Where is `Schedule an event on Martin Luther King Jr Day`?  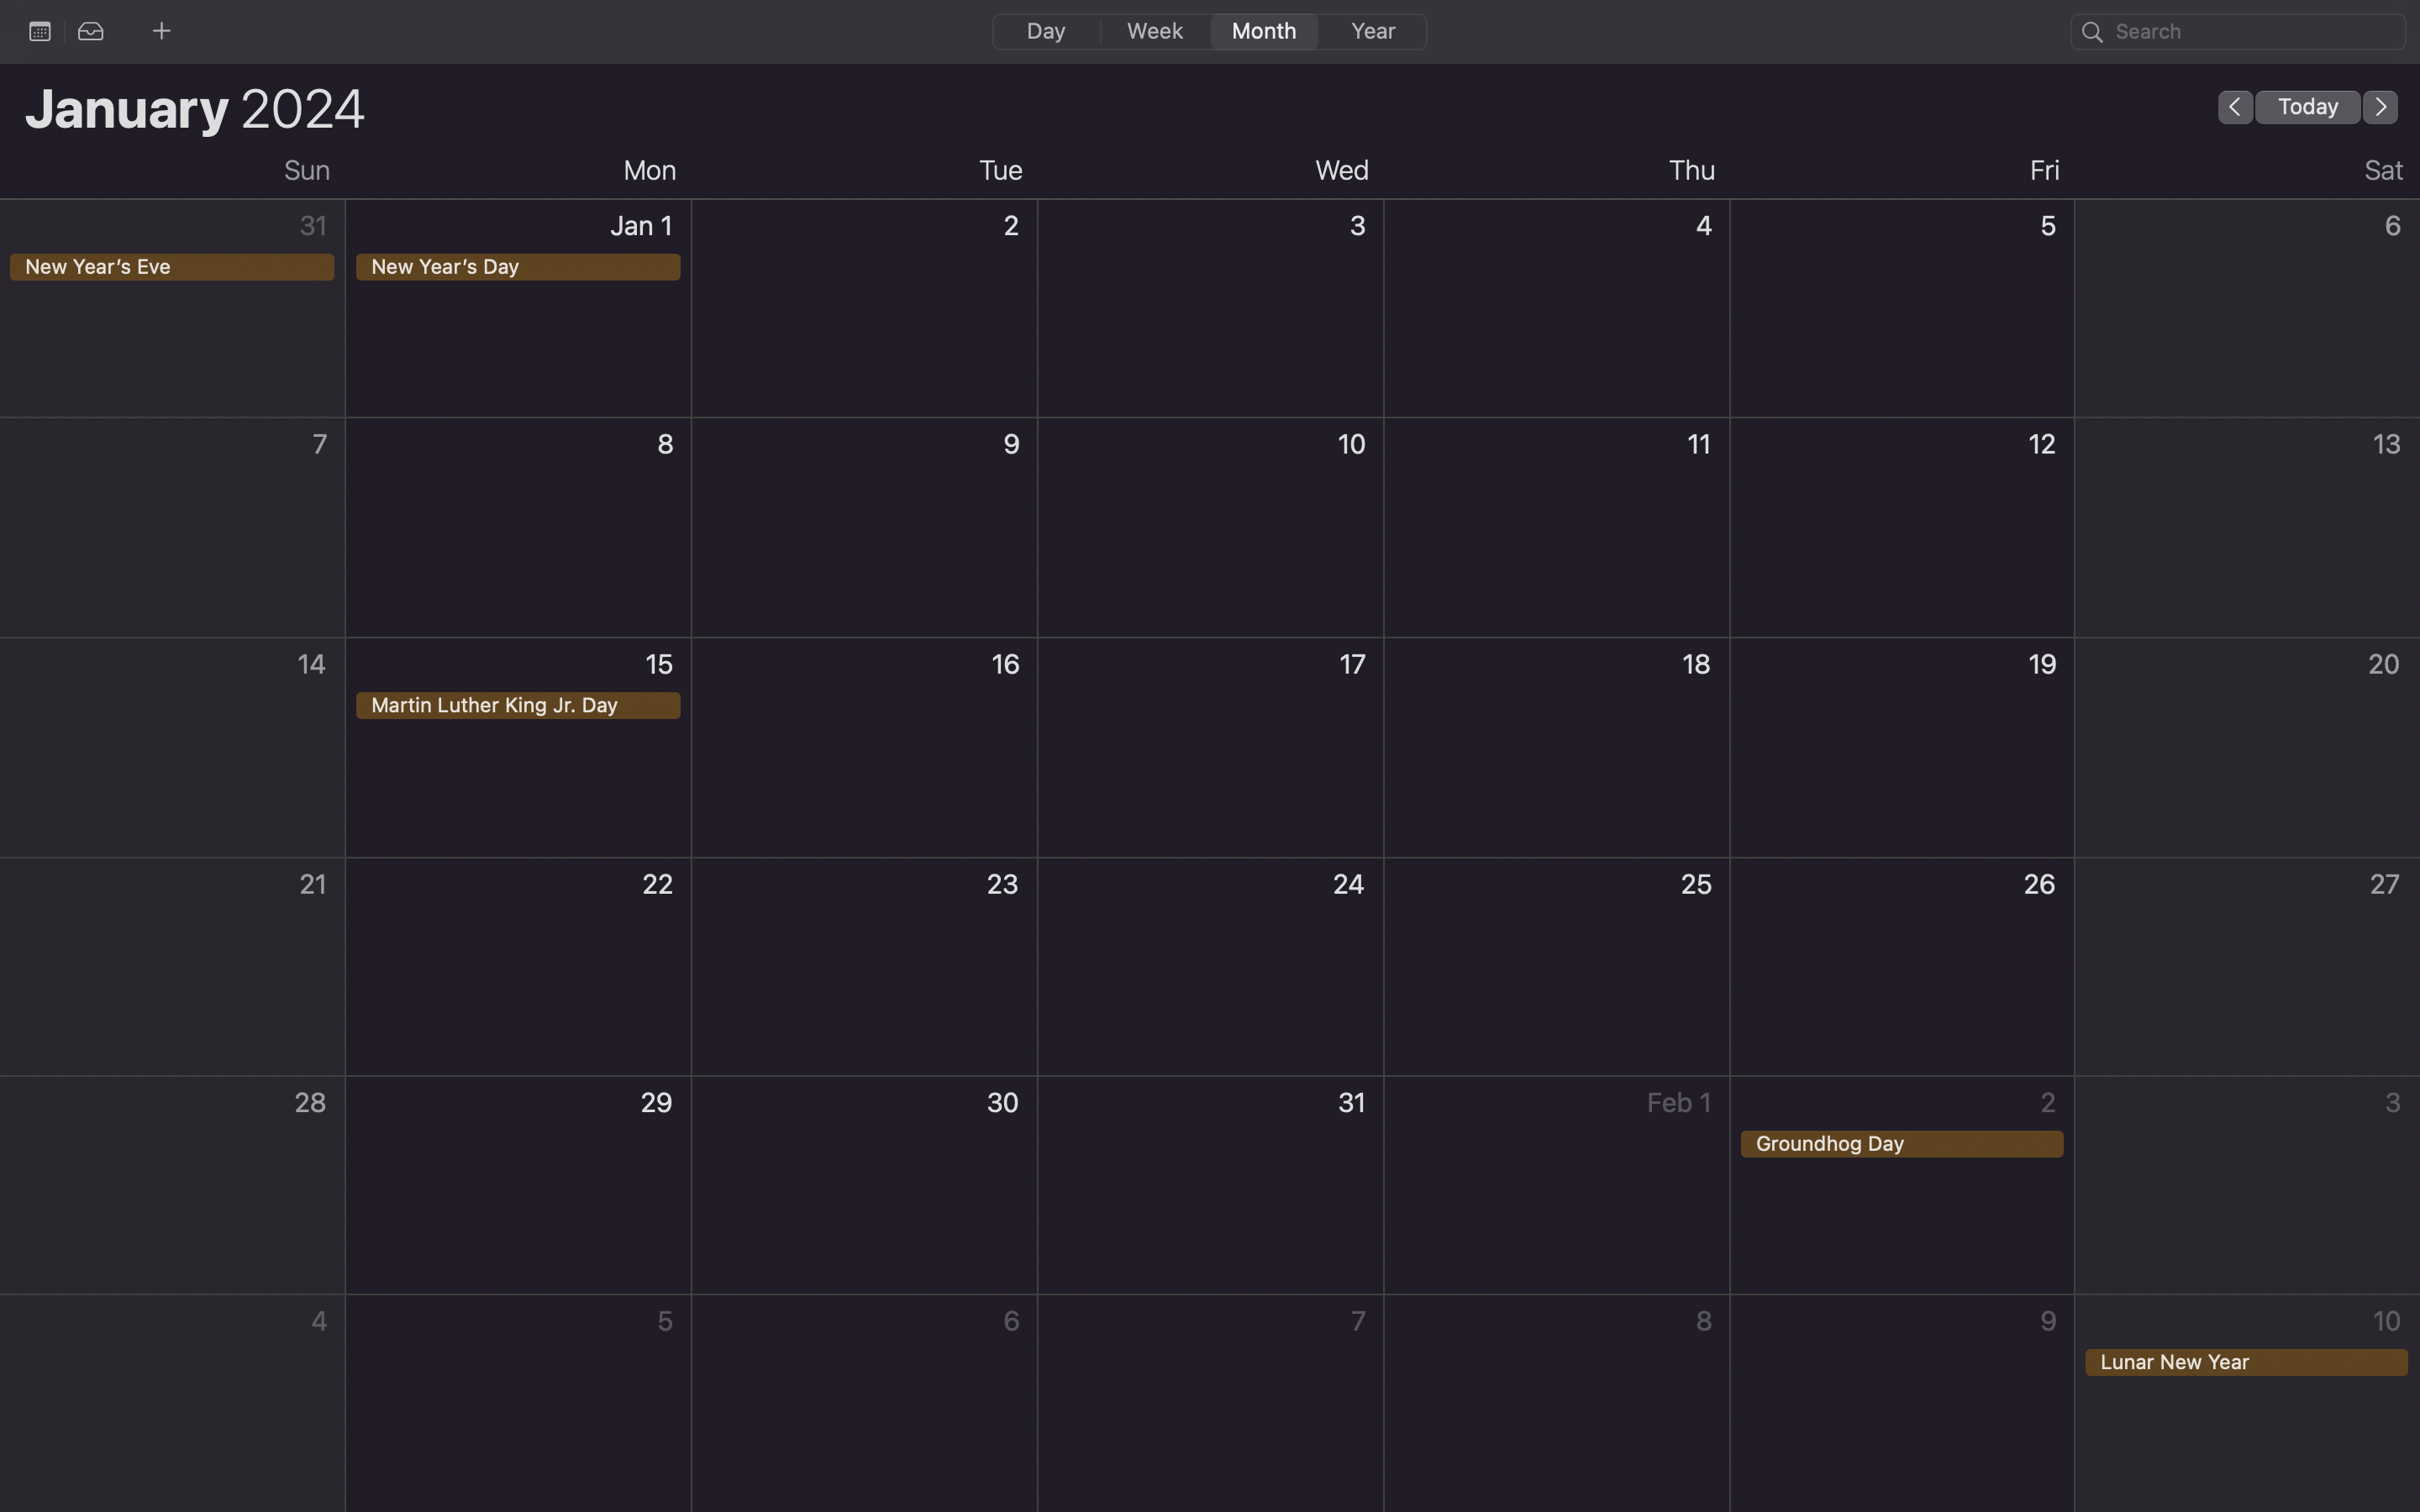
Schedule an event on Martin Luther King Jr Day is located at coordinates (520, 744).